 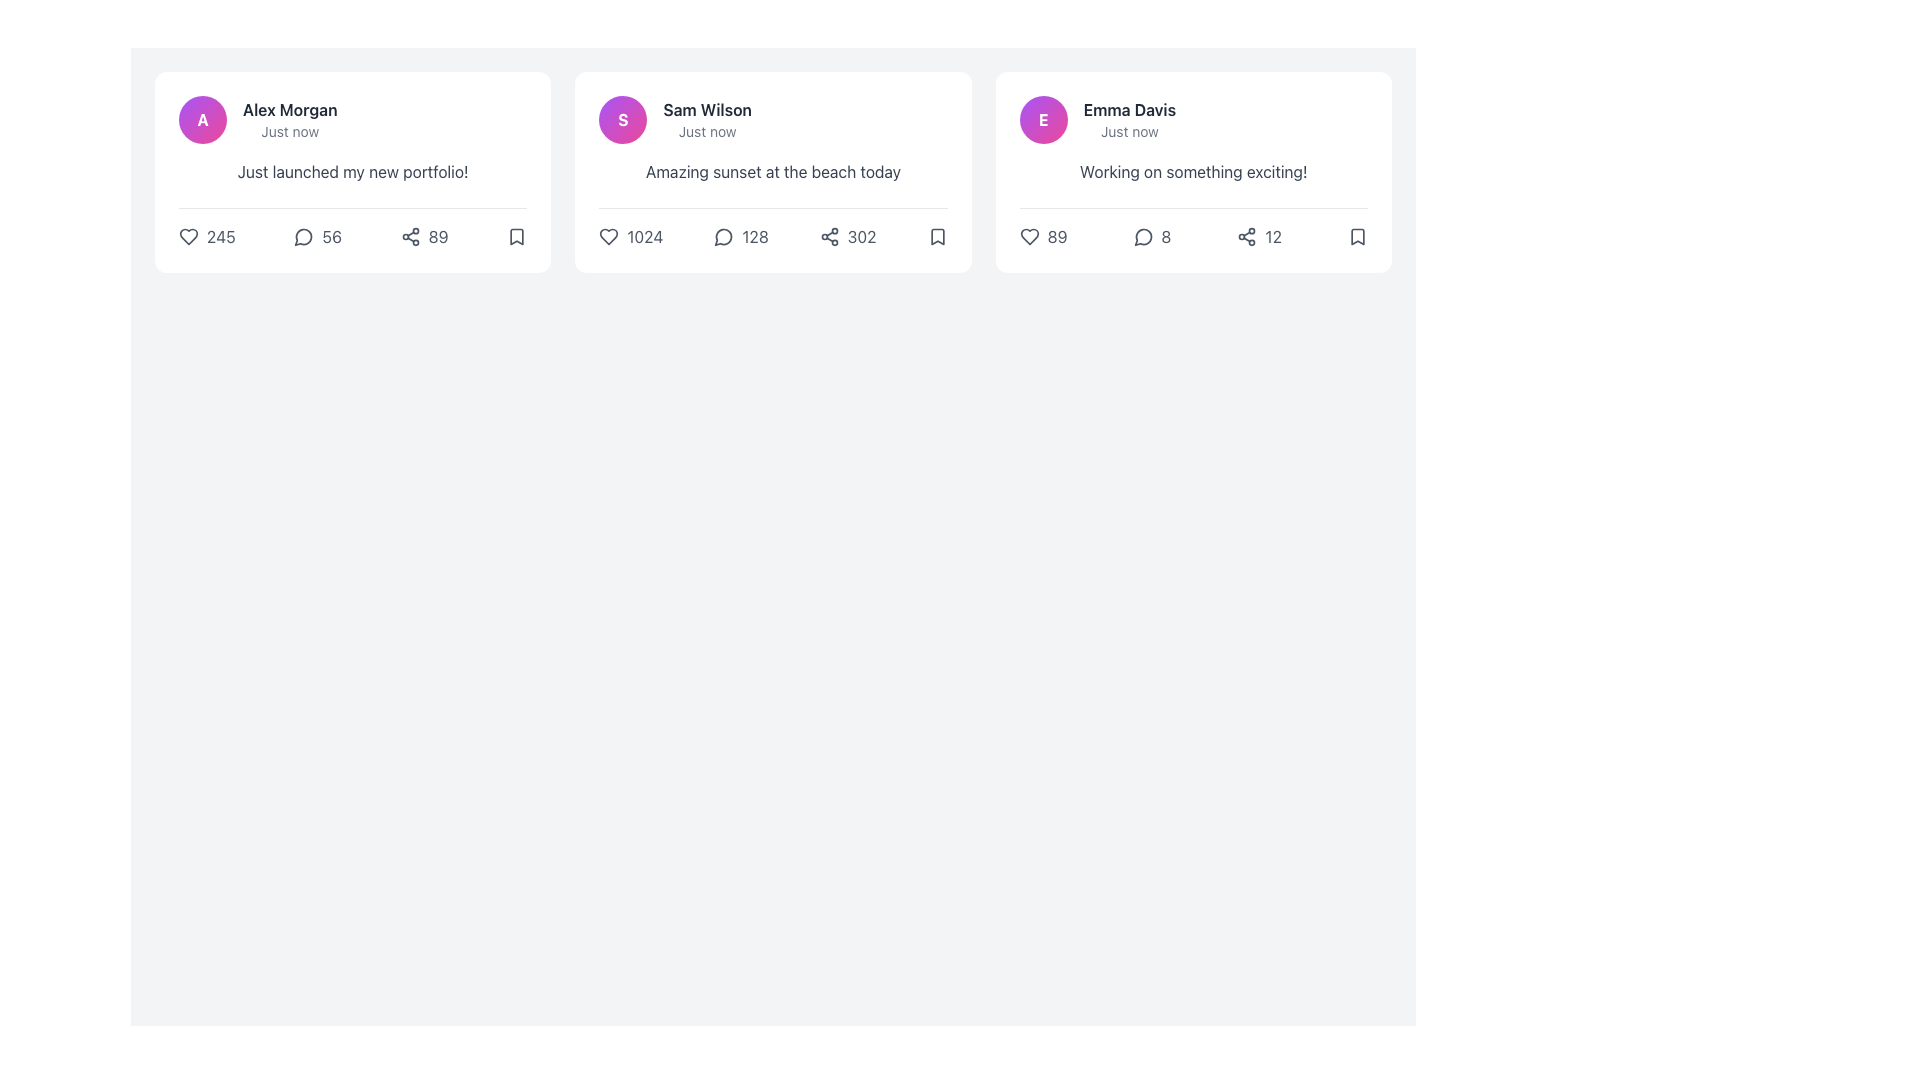 What do you see at coordinates (707, 119) in the screenshot?
I see `the Text component displaying the user's name 'Sam Wilson' and the time of the post 'Just now', located in the second card of three, above the caption text` at bounding box center [707, 119].